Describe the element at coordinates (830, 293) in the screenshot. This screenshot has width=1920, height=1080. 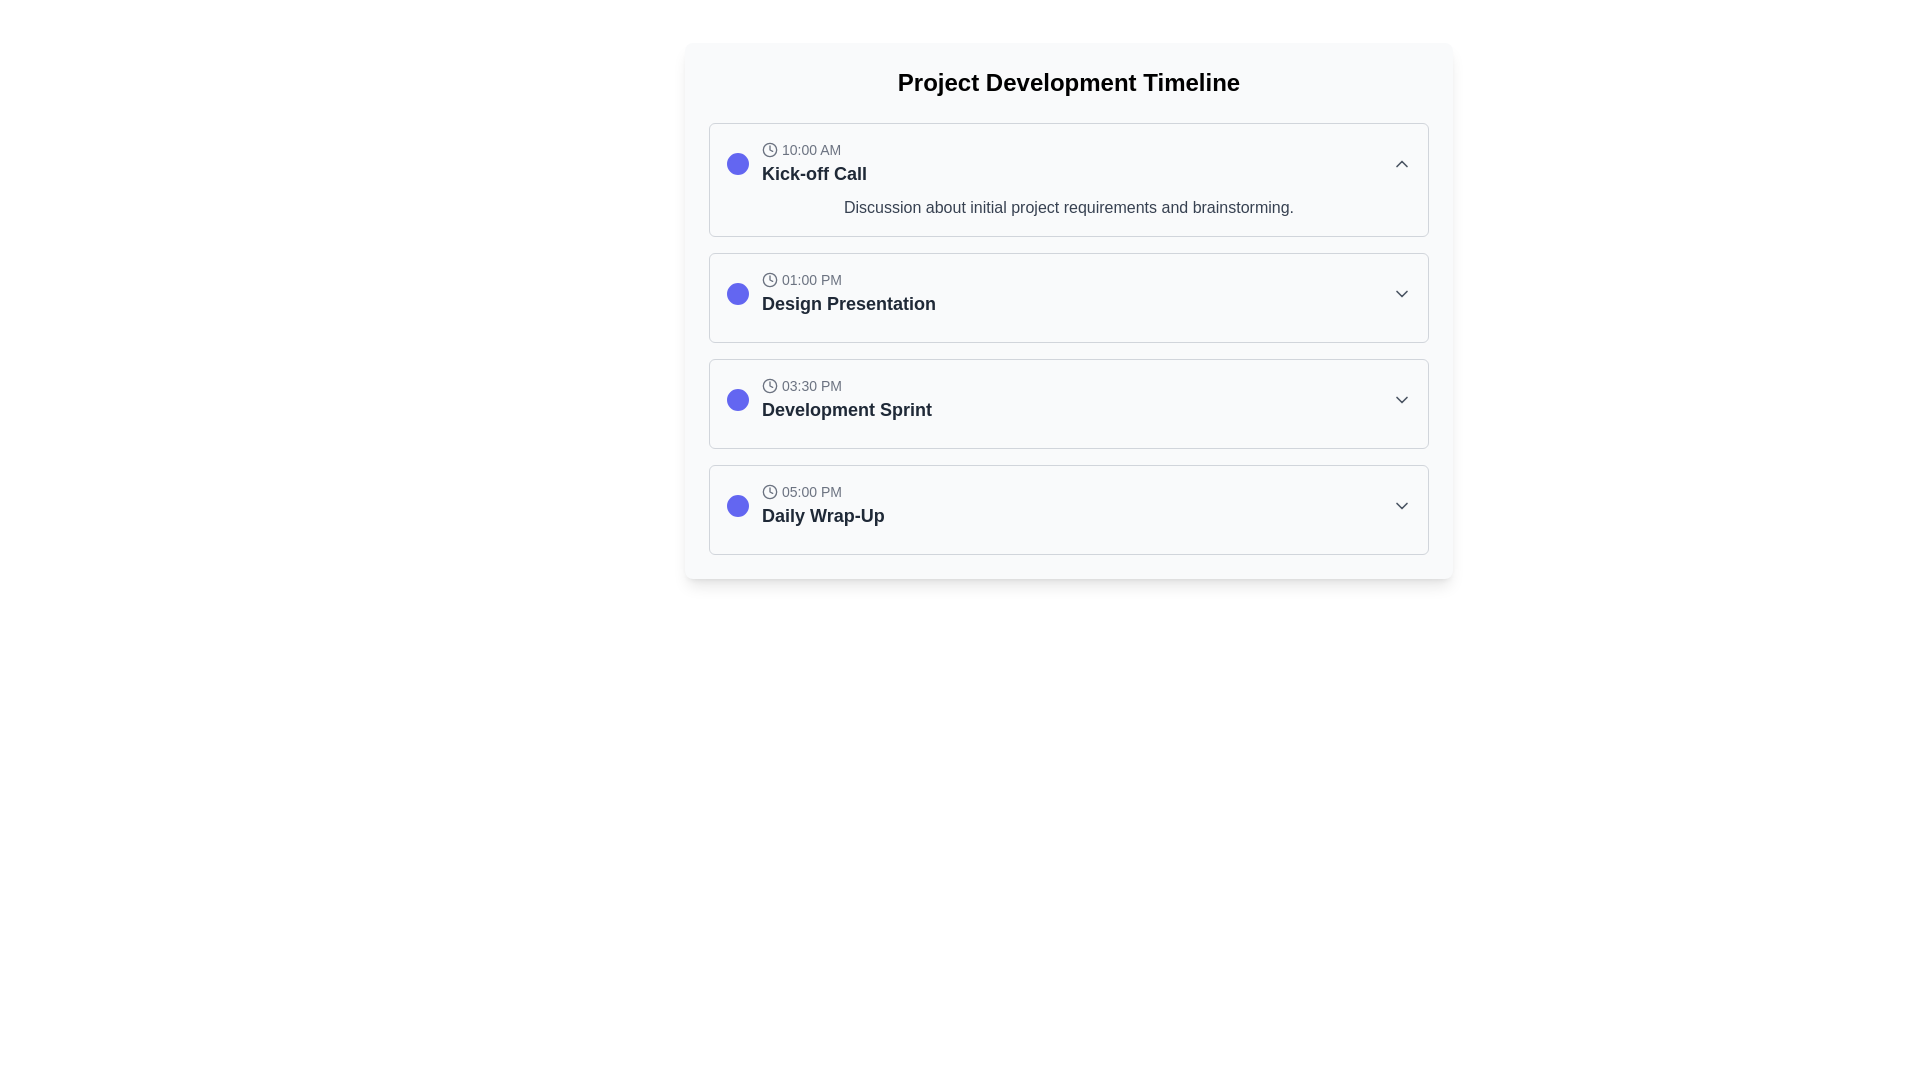
I see `the second item in the timeline event row, which features a purple circle icon on the left, a time label ('01:00 PM'), and a bold event title ('Design Presentation')` at that location.